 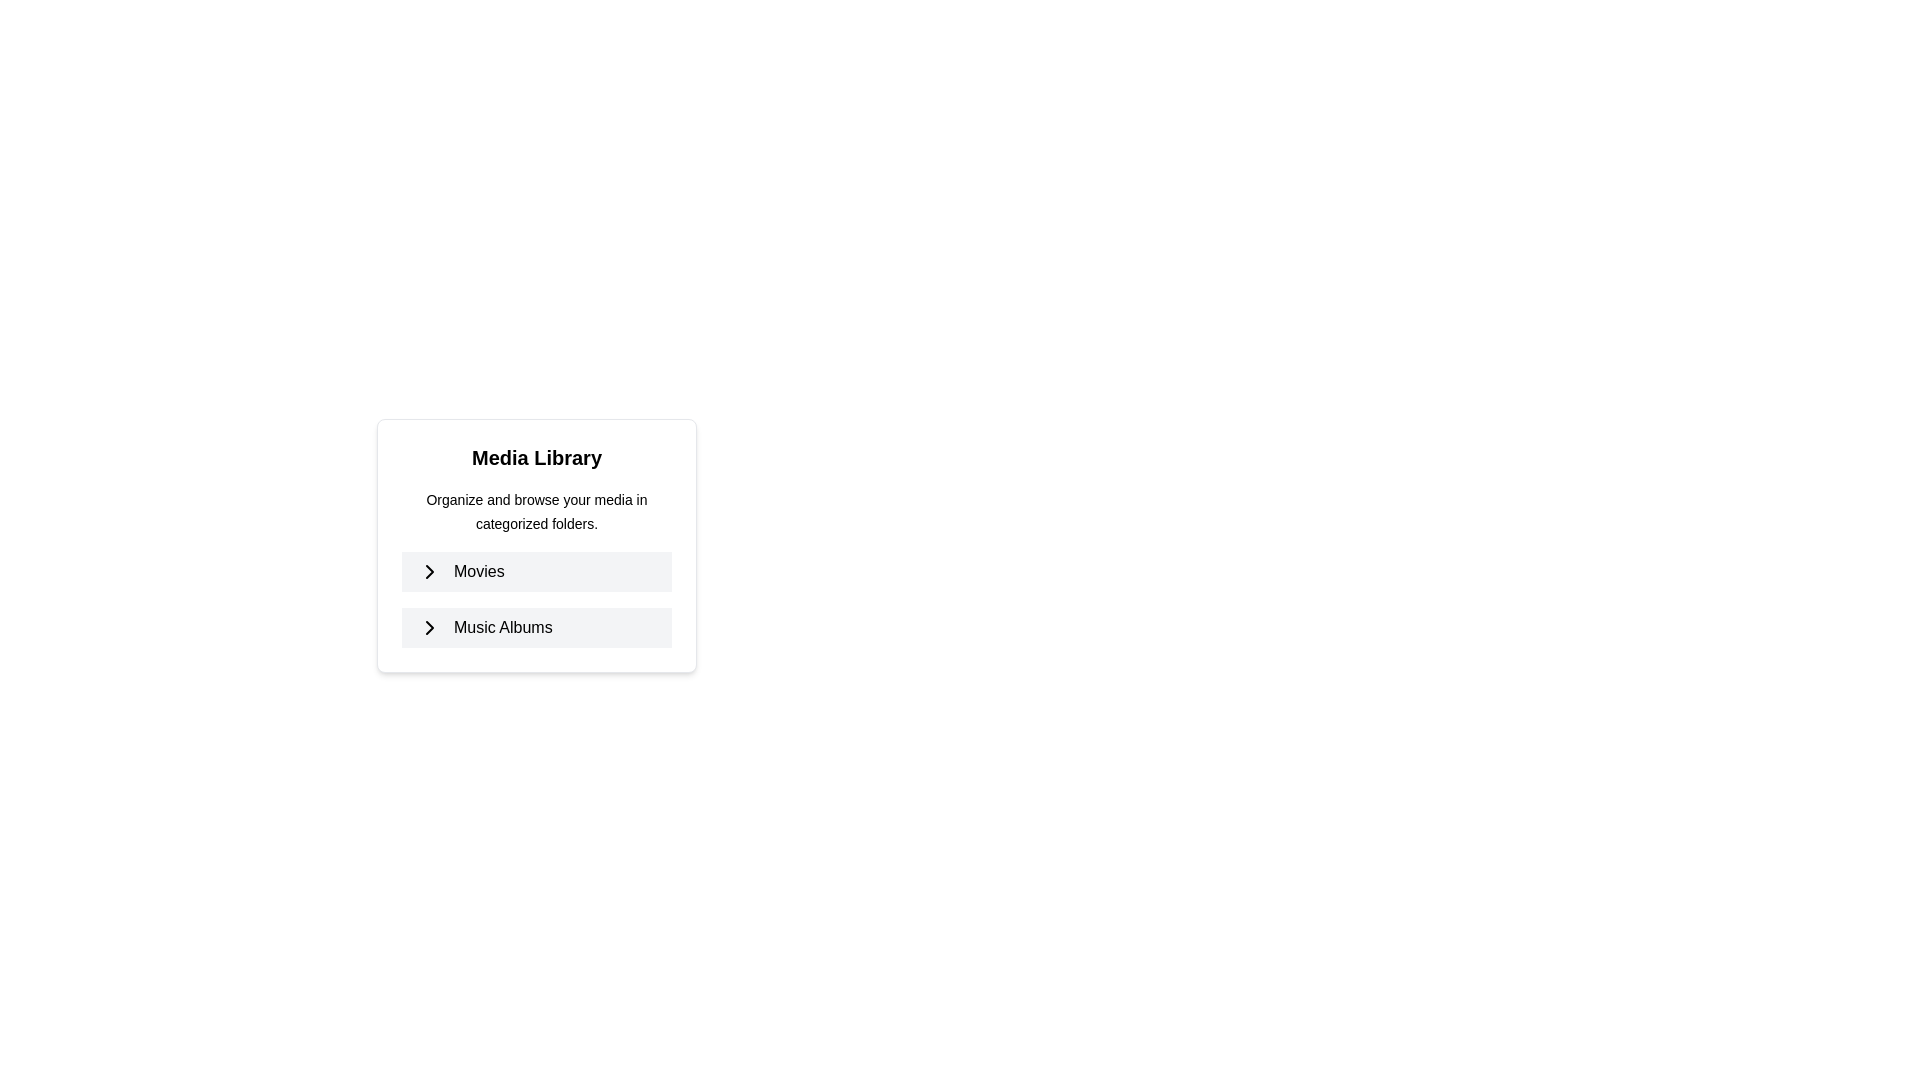 I want to click on the black arrow icon pointing right, located to the left of the 'Movies' text, so click(x=429, y=571).